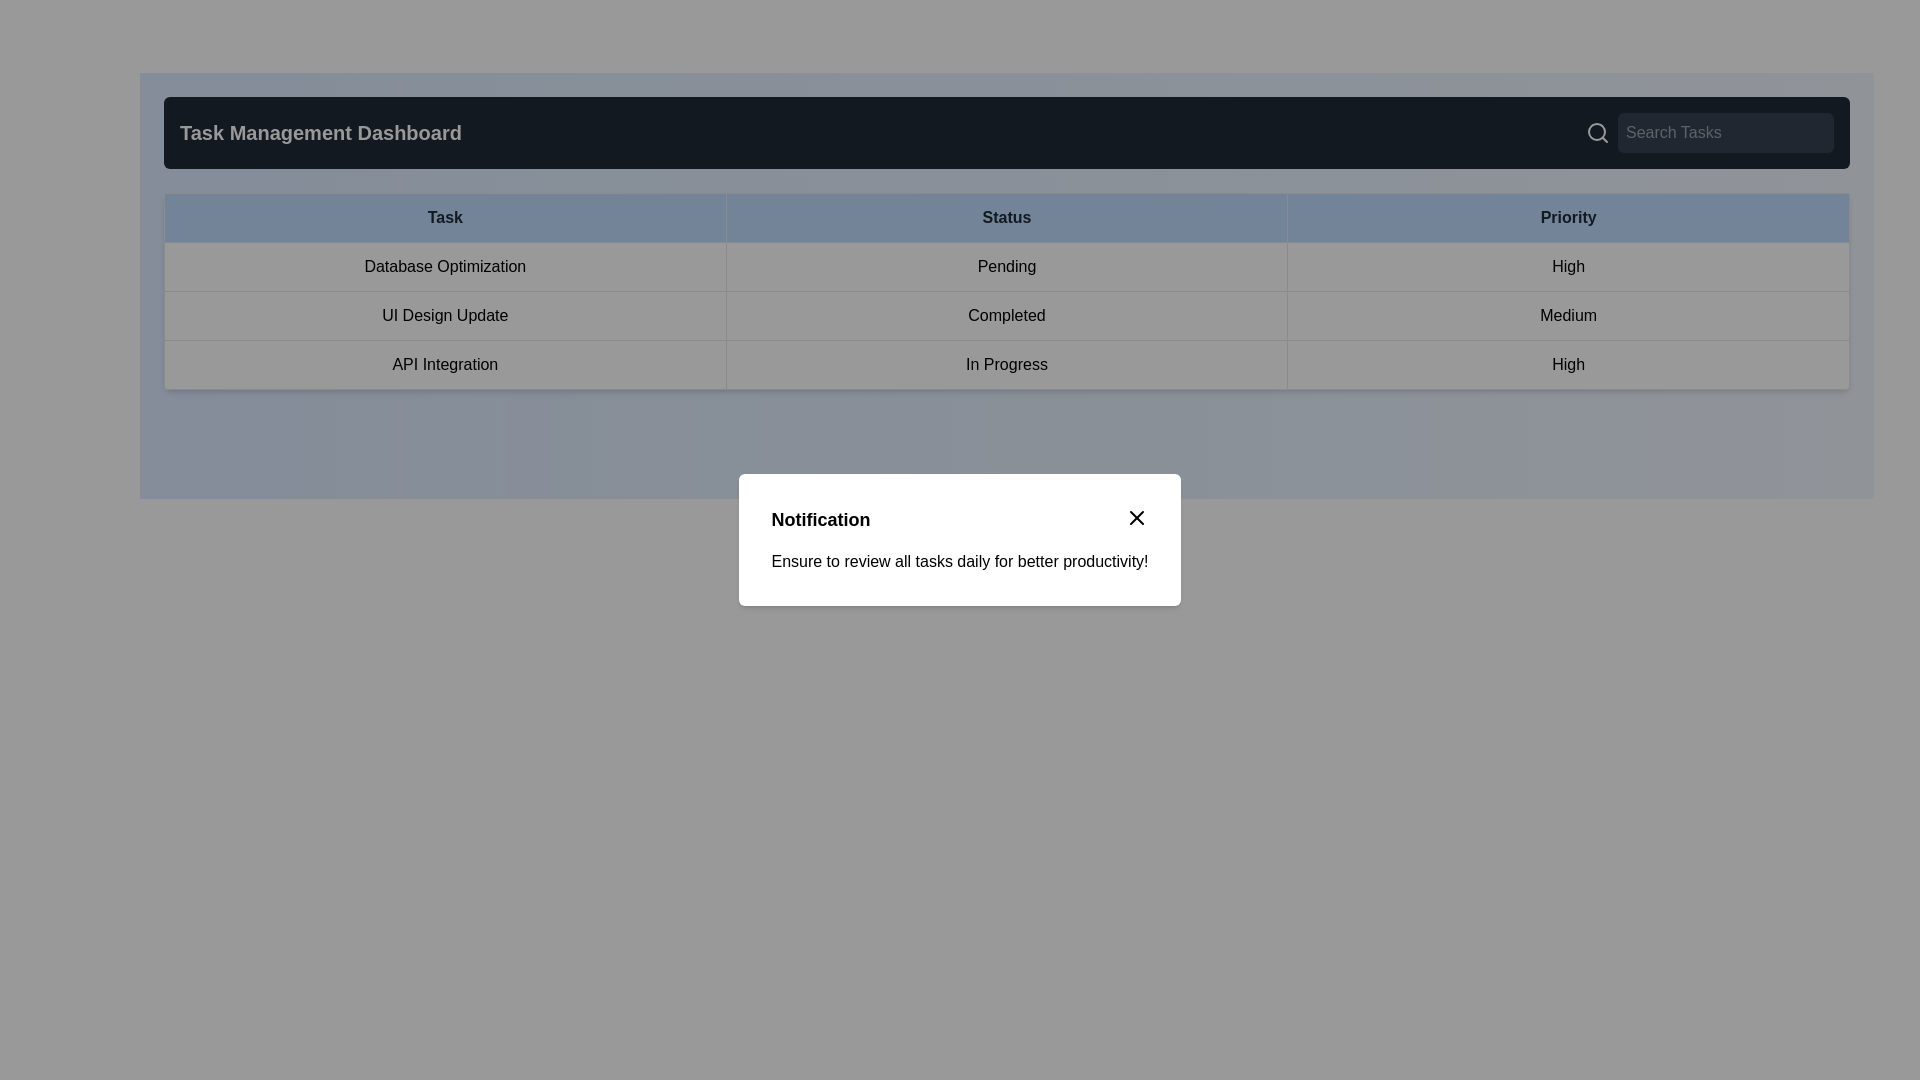 The height and width of the screenshot is (1080, 1920). Describe the element at coordinates (1007, 218) in the screenshot. I see `the table header row with a blue background containing the words 'Task,' 'Status,' and 'Priority.' This is the first row in the table under the 'Task Management Dashboard.'` at that location.